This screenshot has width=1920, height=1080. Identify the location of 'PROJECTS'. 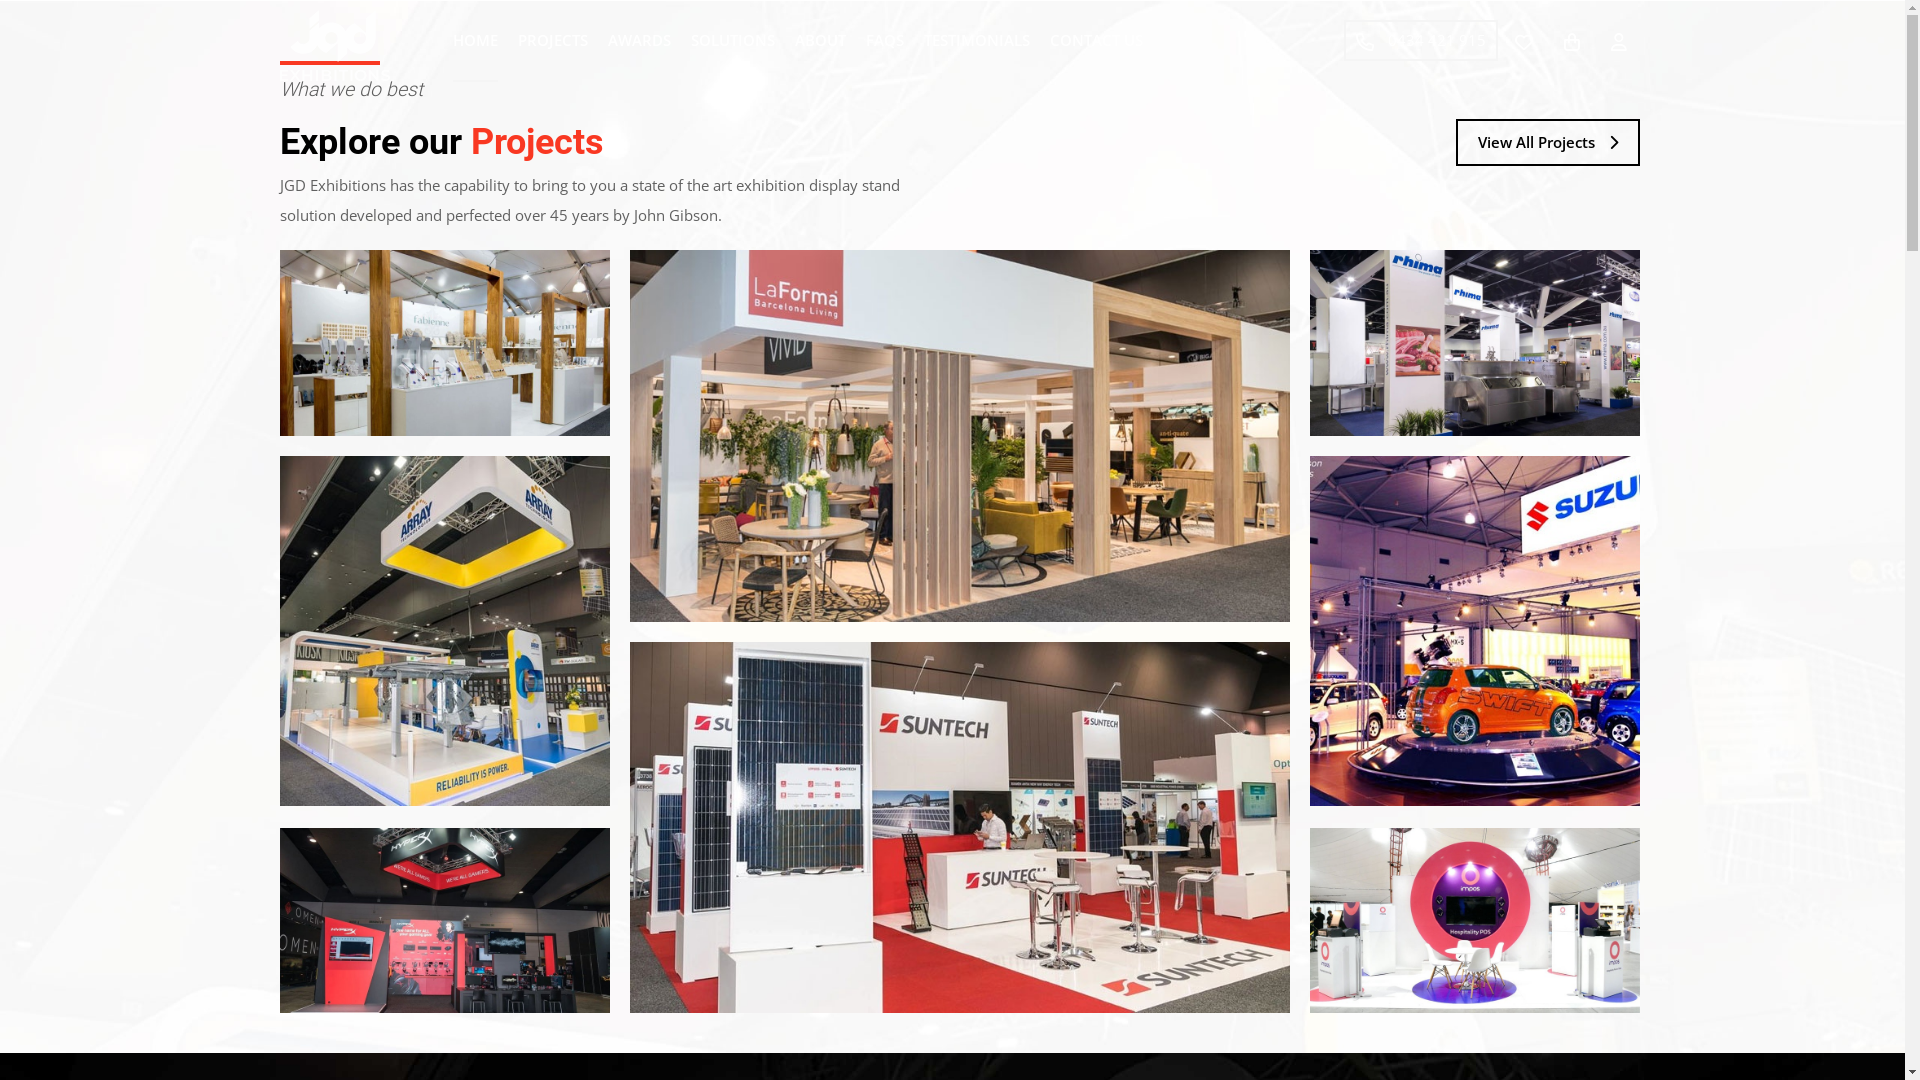
(518, 39).